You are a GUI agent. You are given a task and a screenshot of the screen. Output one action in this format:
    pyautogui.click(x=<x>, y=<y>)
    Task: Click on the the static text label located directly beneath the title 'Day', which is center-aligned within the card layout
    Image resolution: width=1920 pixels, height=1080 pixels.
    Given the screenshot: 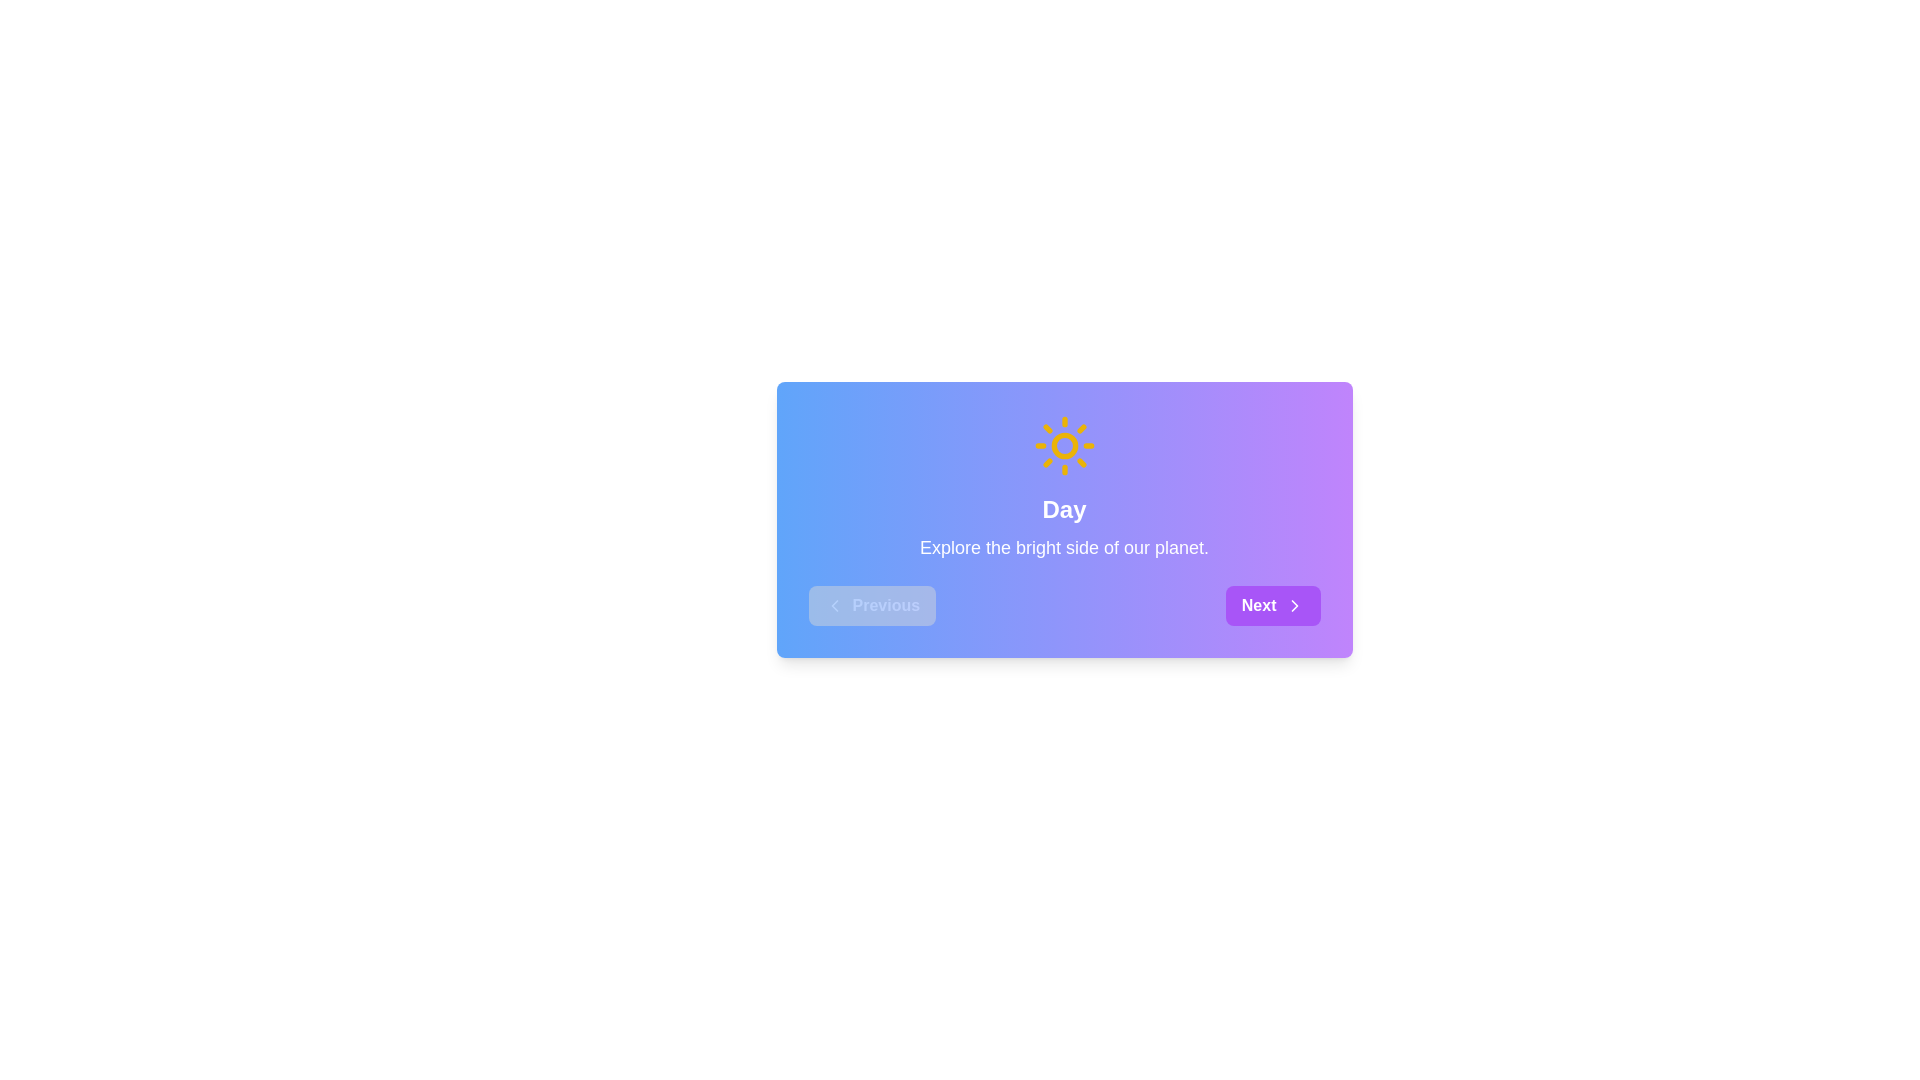 What is the action you would take?
    pyautogui.click(x=1063, y=547)
    